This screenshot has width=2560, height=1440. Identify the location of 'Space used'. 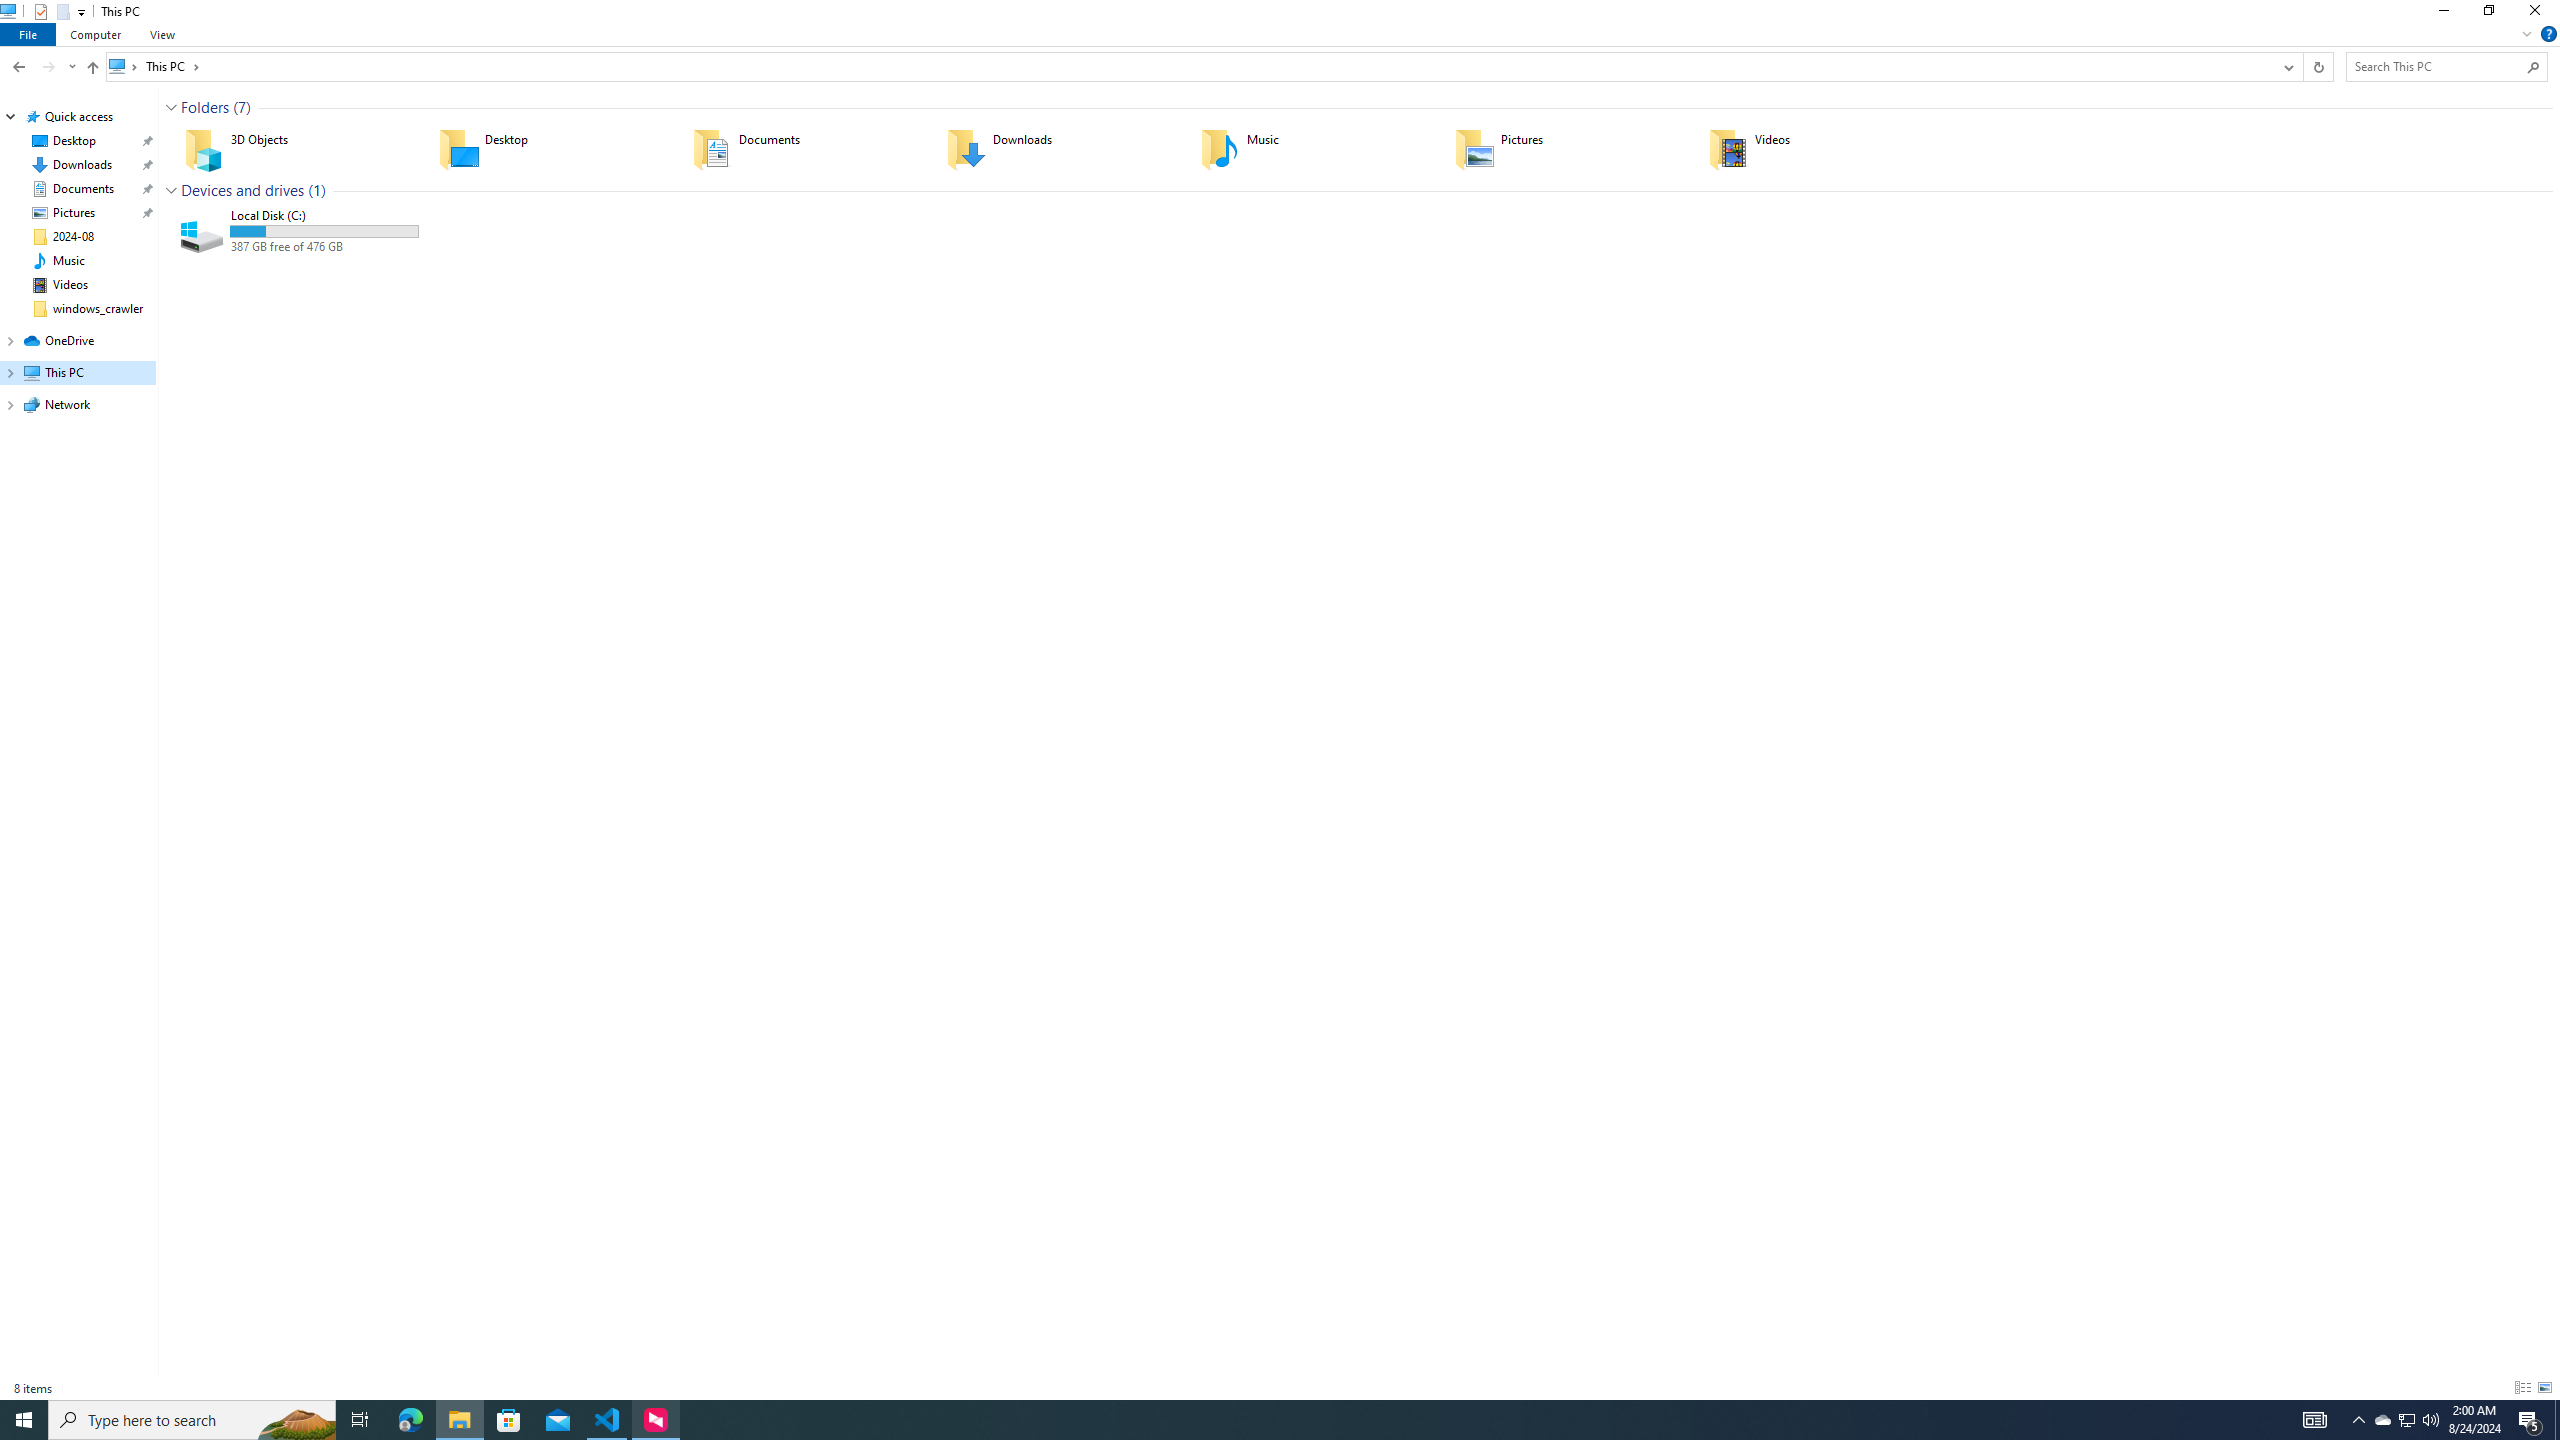
(322, 230).